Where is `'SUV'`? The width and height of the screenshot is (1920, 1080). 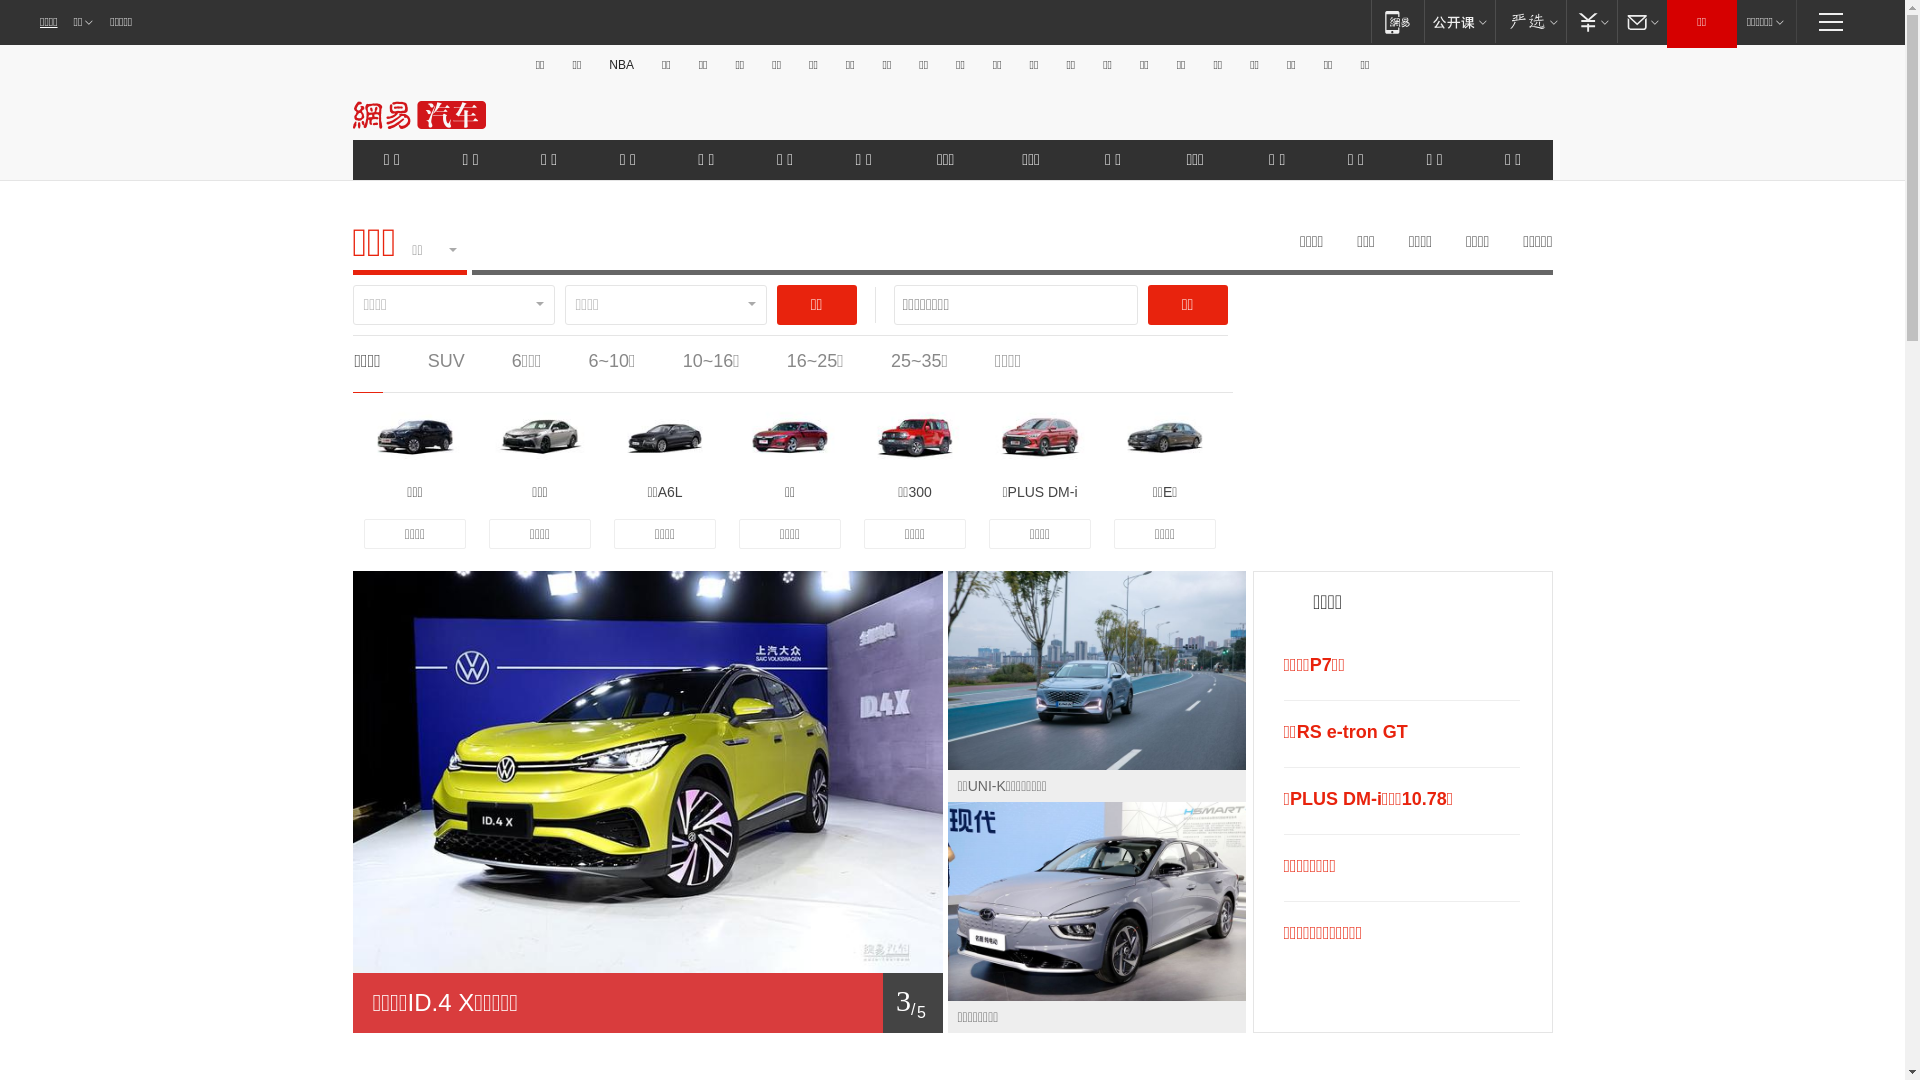
'SUV' is located at coordinates (445, 361).